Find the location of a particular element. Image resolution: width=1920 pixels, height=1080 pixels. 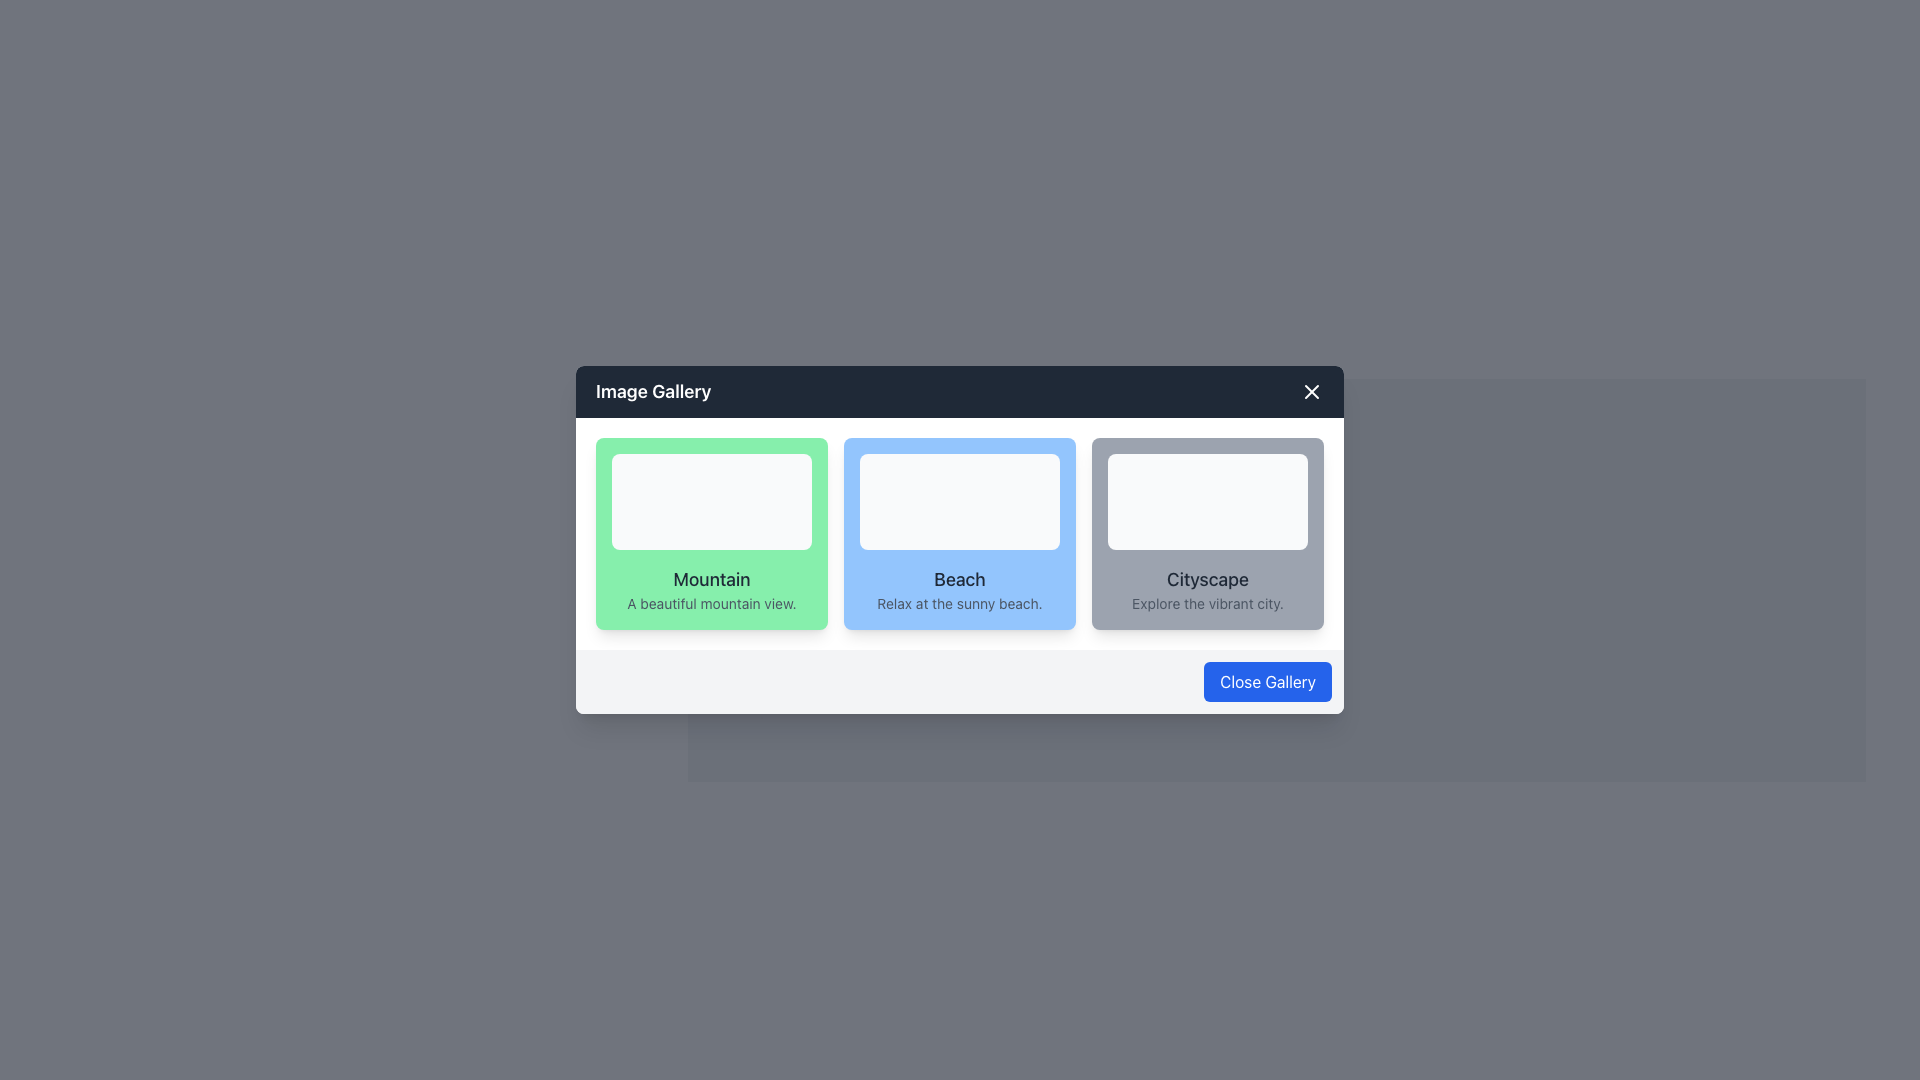

the placeholder element located at the top of the 'Cityscape' card, which serves as a background for an image or content area, aligned with the 'Mountain' and 'Beach' cards is located at coordinates (1207, 500).